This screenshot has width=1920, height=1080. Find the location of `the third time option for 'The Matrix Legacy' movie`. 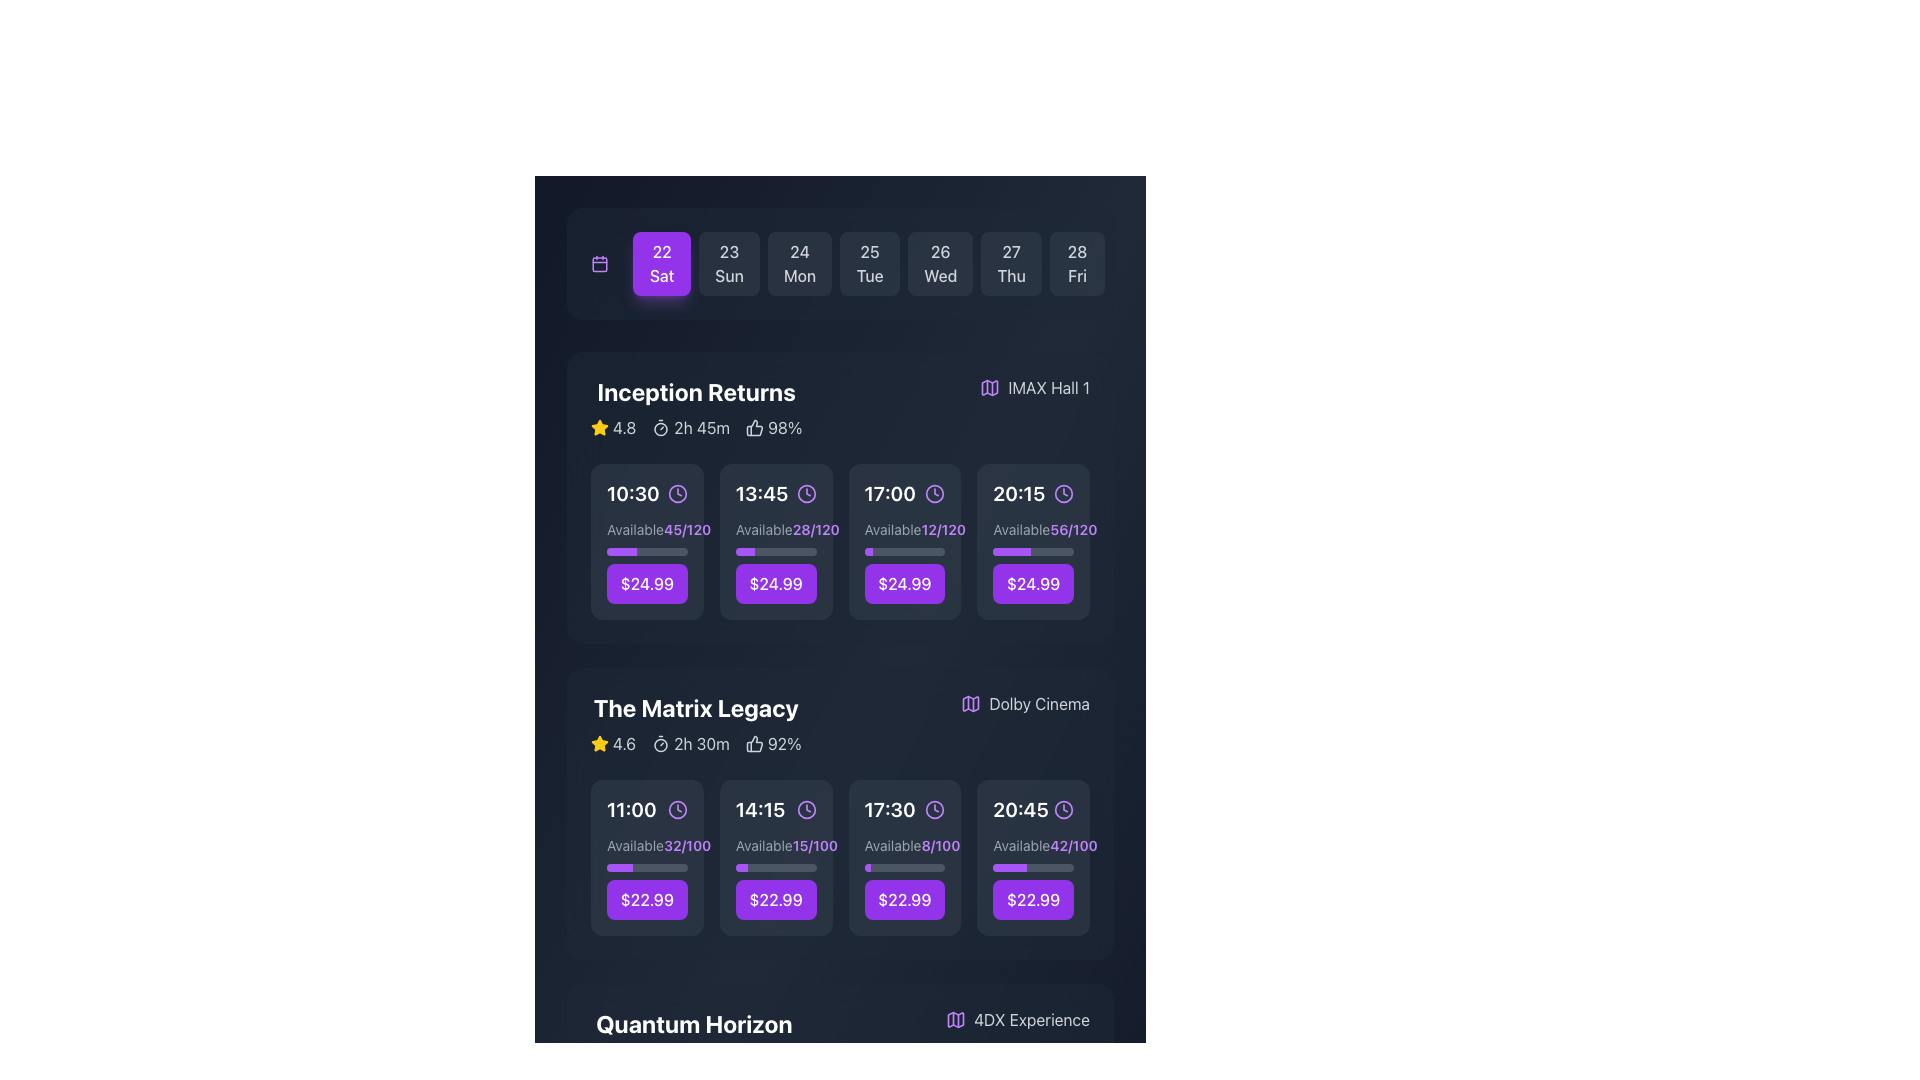

the third time option for 'The Matrix Legacy' movie is located at coordinates (903, 810).